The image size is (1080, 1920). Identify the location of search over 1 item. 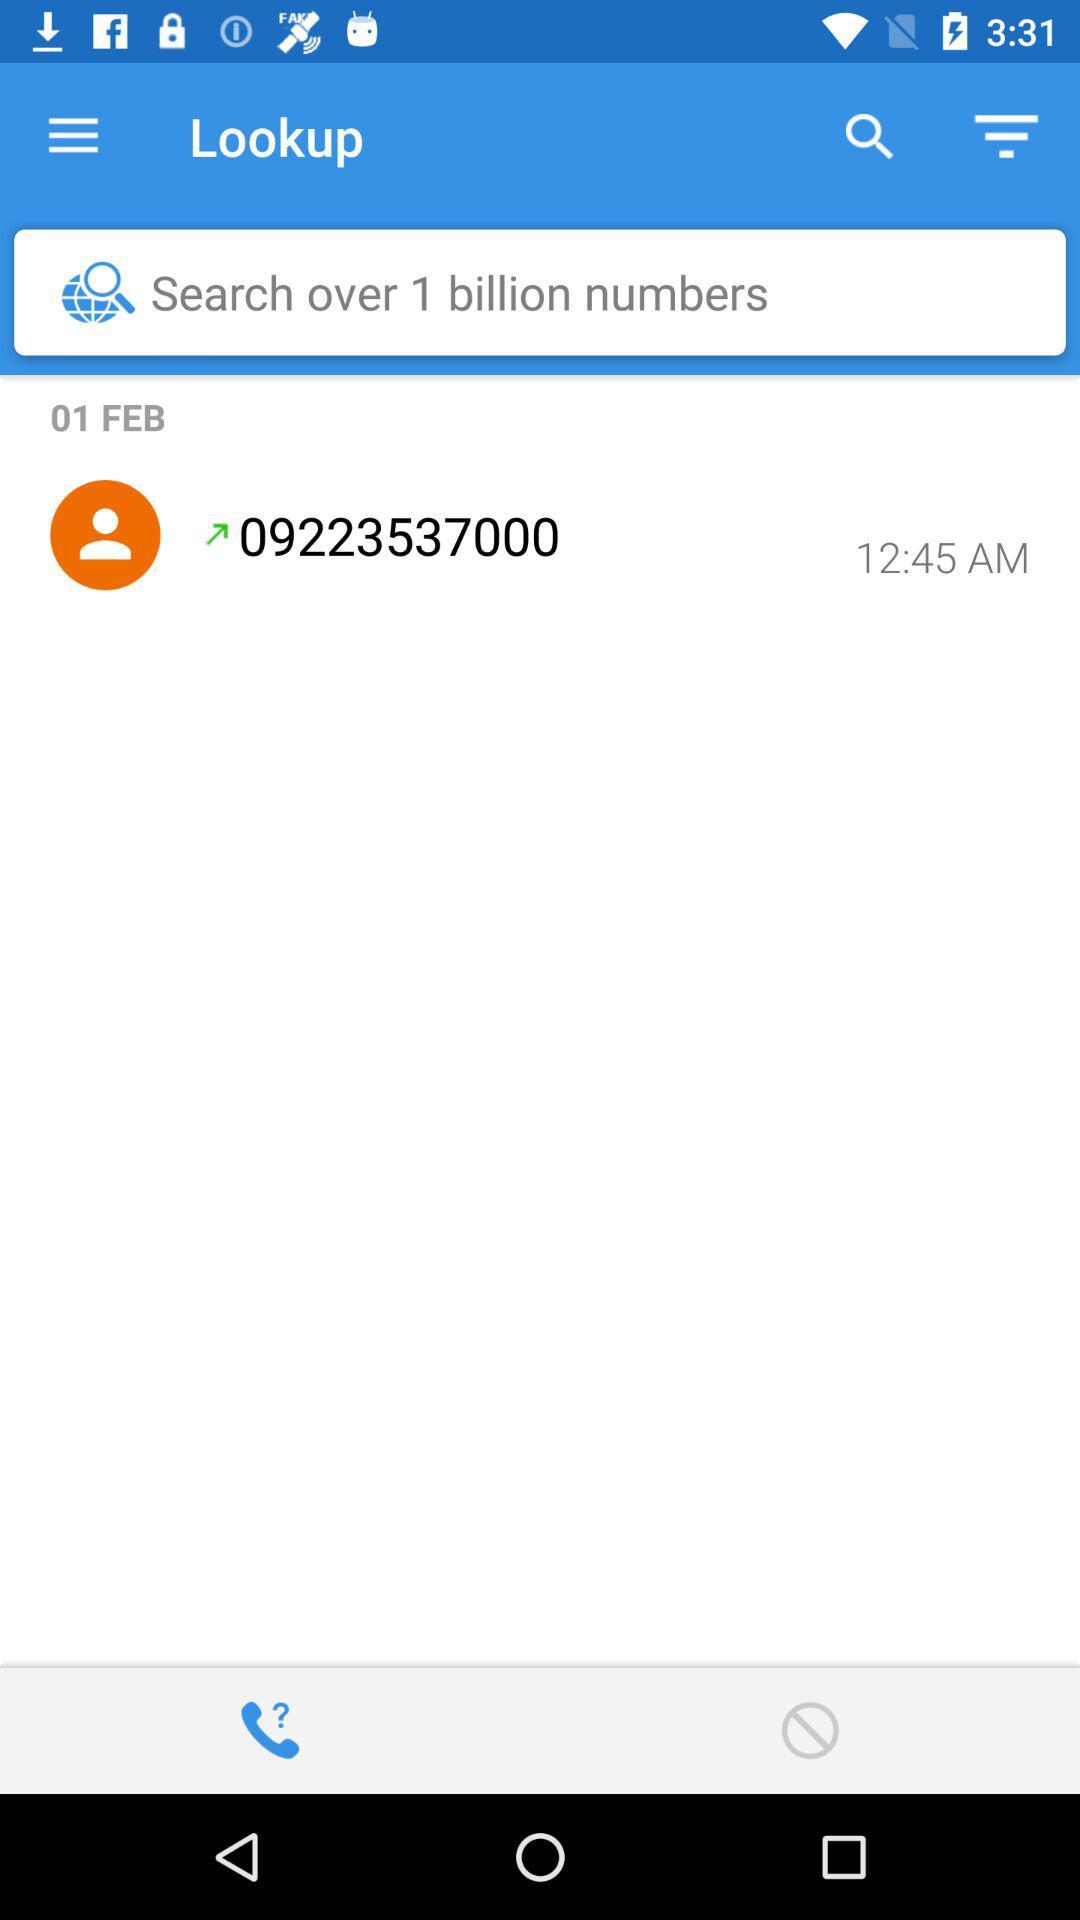
(550, 291).